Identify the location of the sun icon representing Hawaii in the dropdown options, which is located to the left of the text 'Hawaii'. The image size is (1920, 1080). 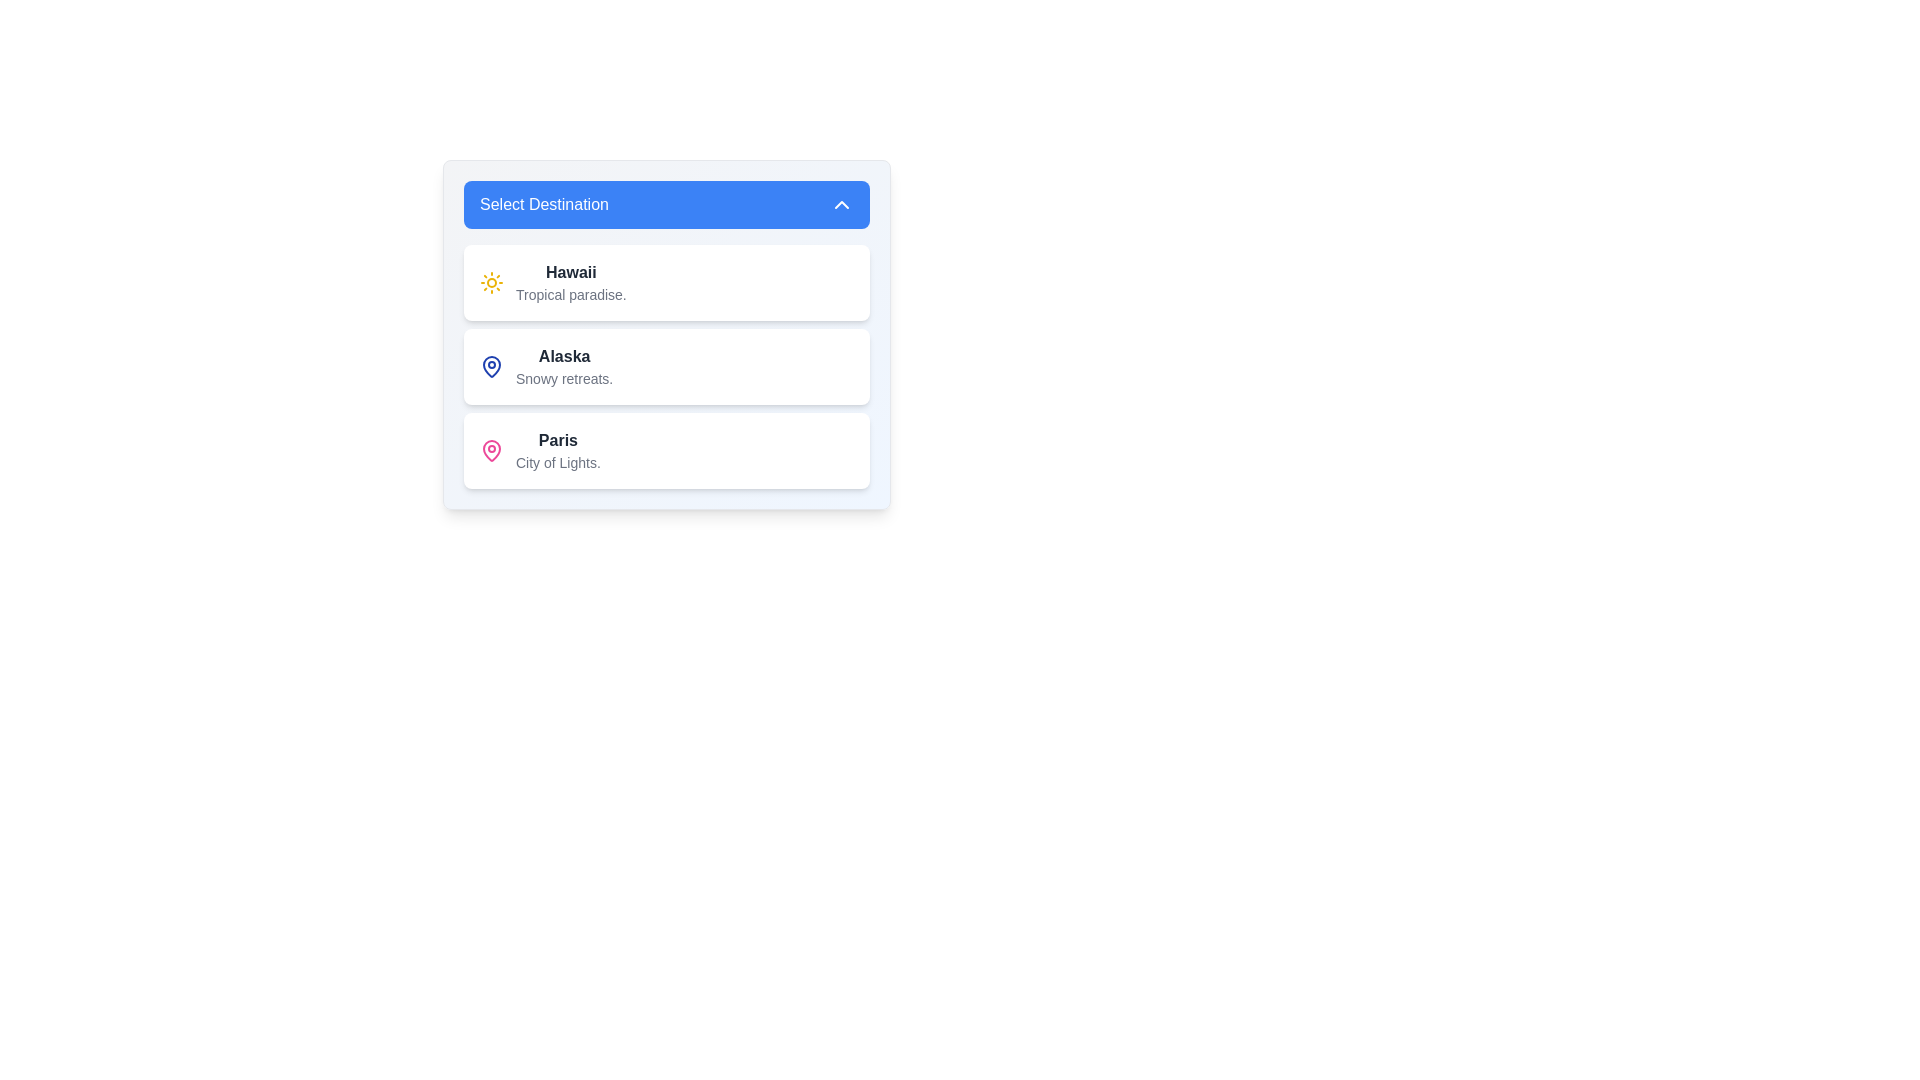
(491, 282).